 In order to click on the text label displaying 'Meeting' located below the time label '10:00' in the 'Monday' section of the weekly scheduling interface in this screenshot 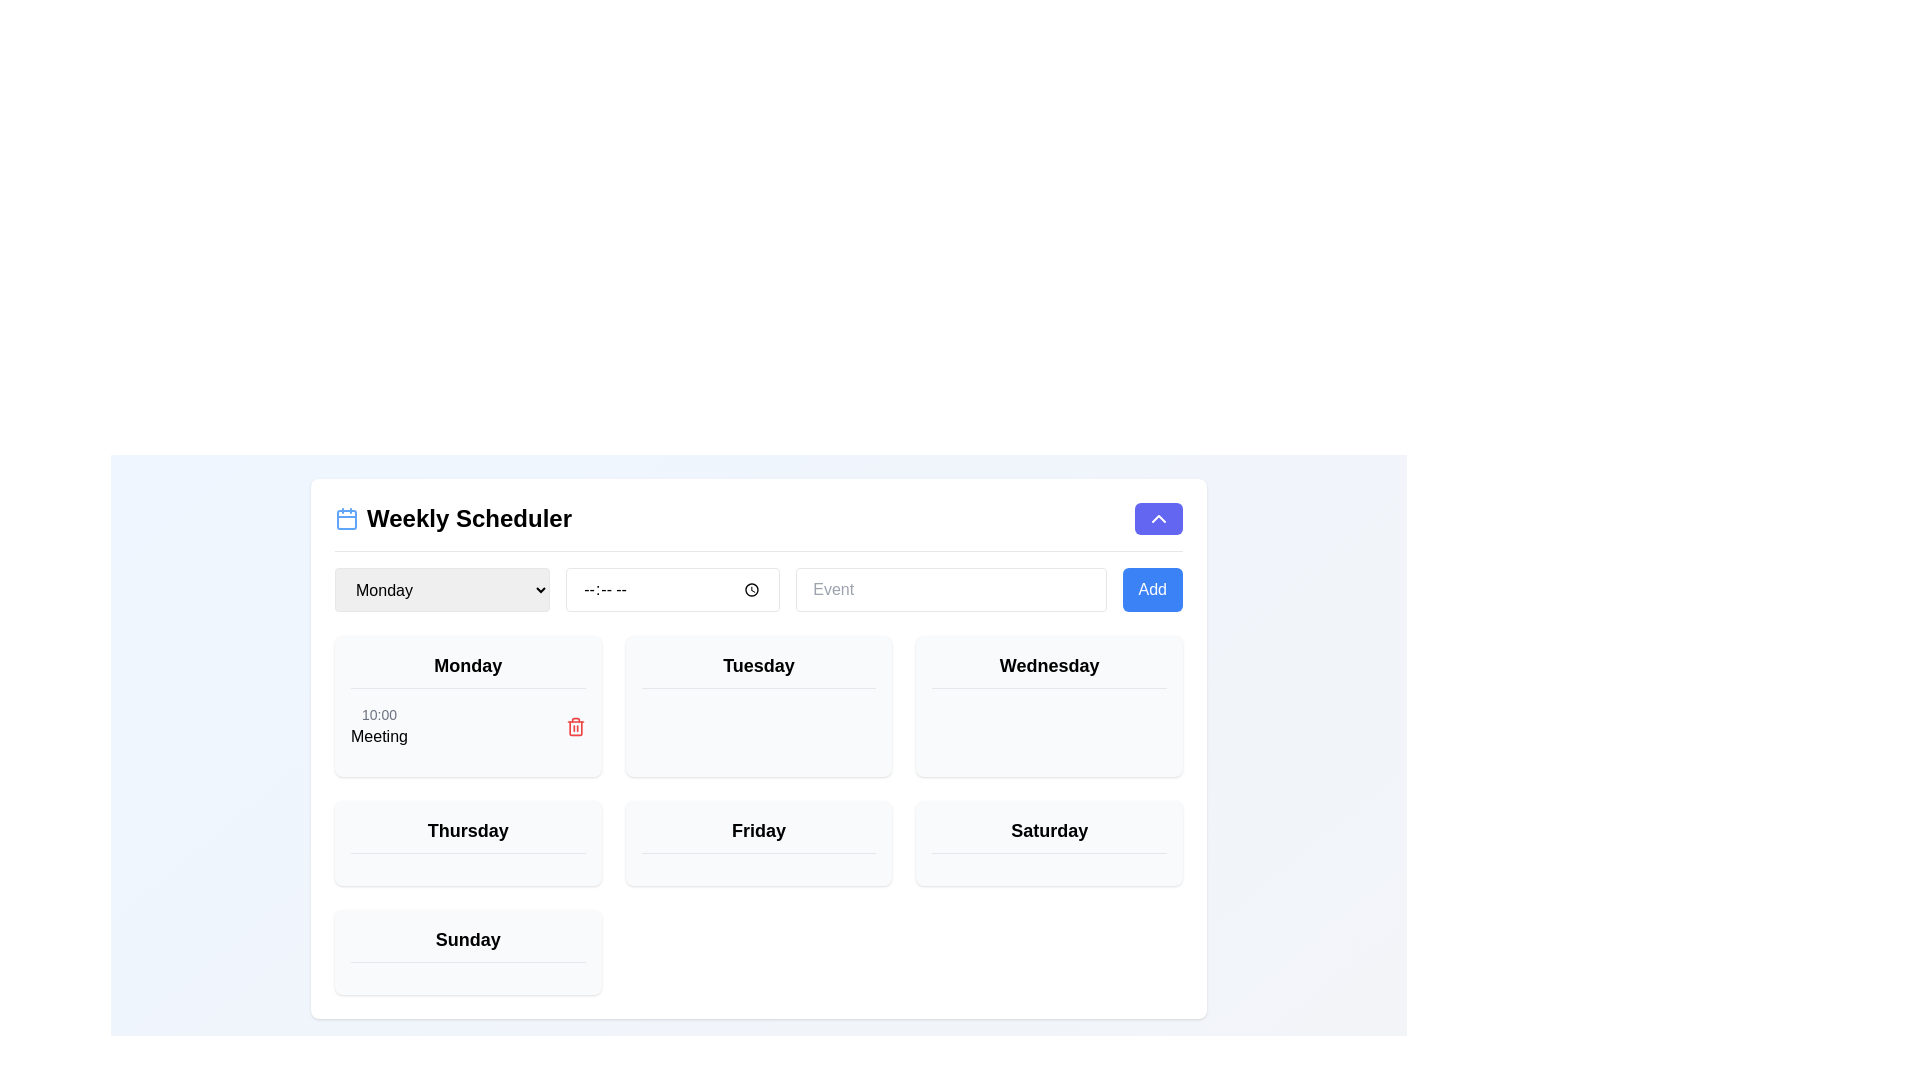, I will do `click(379, 736)`.